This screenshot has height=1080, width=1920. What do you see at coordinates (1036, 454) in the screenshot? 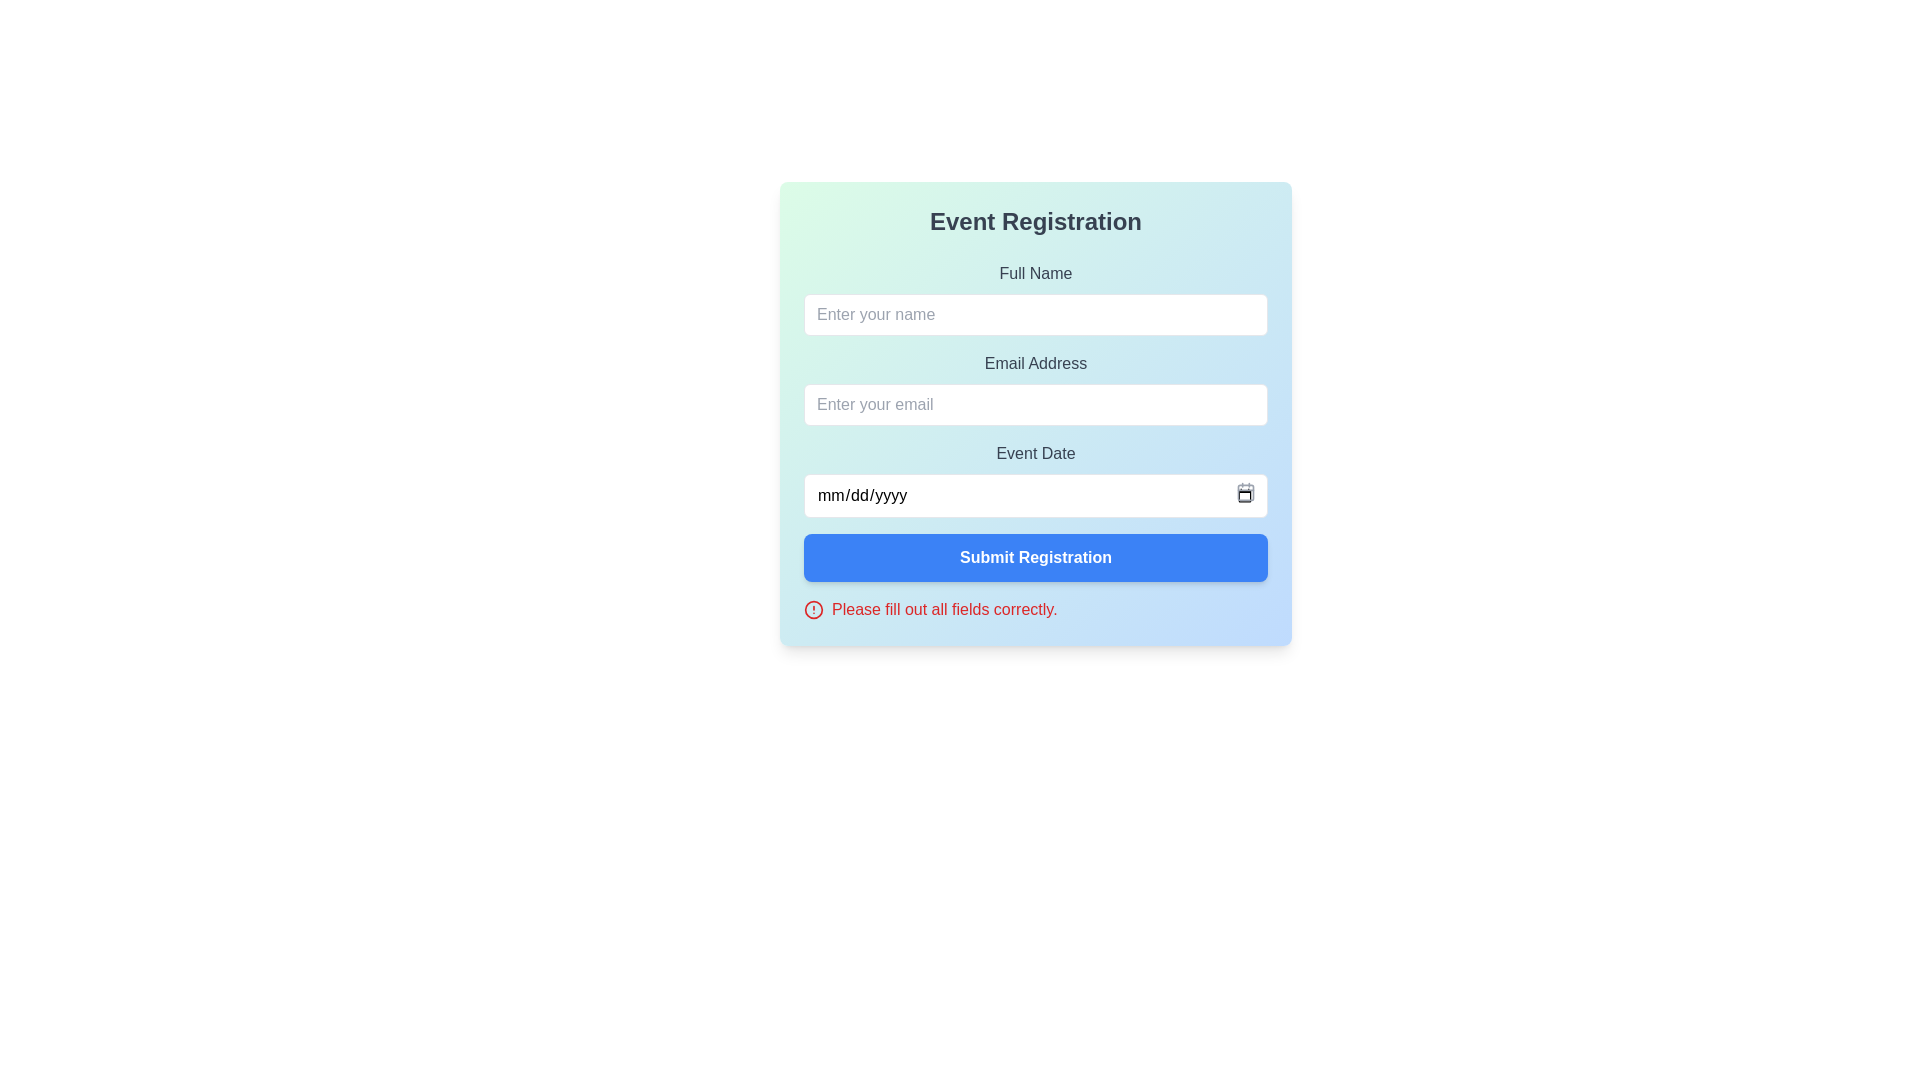
I see `the label that specifies the date input field, which is centrally positioned above the 'mm/dd/yyyy' text input field` at bounding box center [1036, 454].